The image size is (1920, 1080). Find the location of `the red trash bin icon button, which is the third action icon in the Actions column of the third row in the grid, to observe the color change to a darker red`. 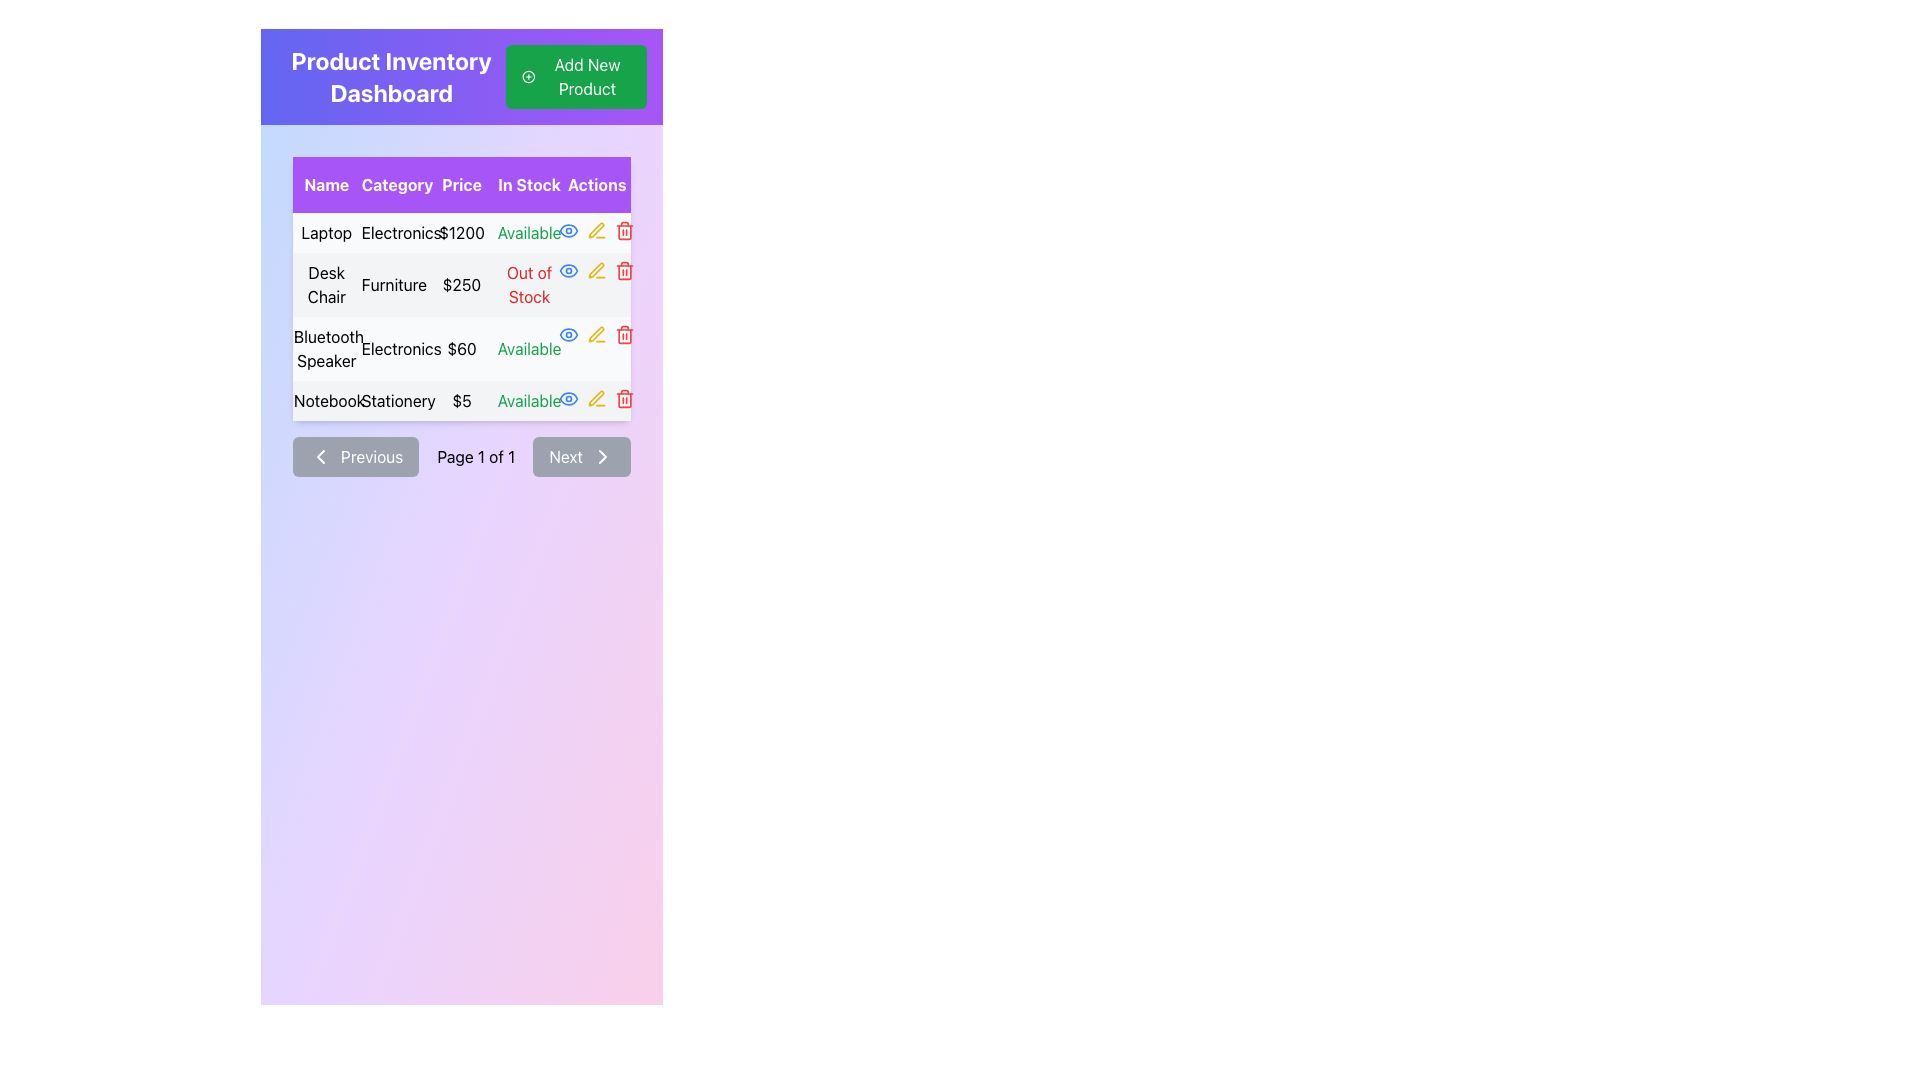

the red trash bin icon button, which is the third action icon in the Actions column of the third row in the grid, to observe the color change to a darker red is located at coordinates (624, 334).